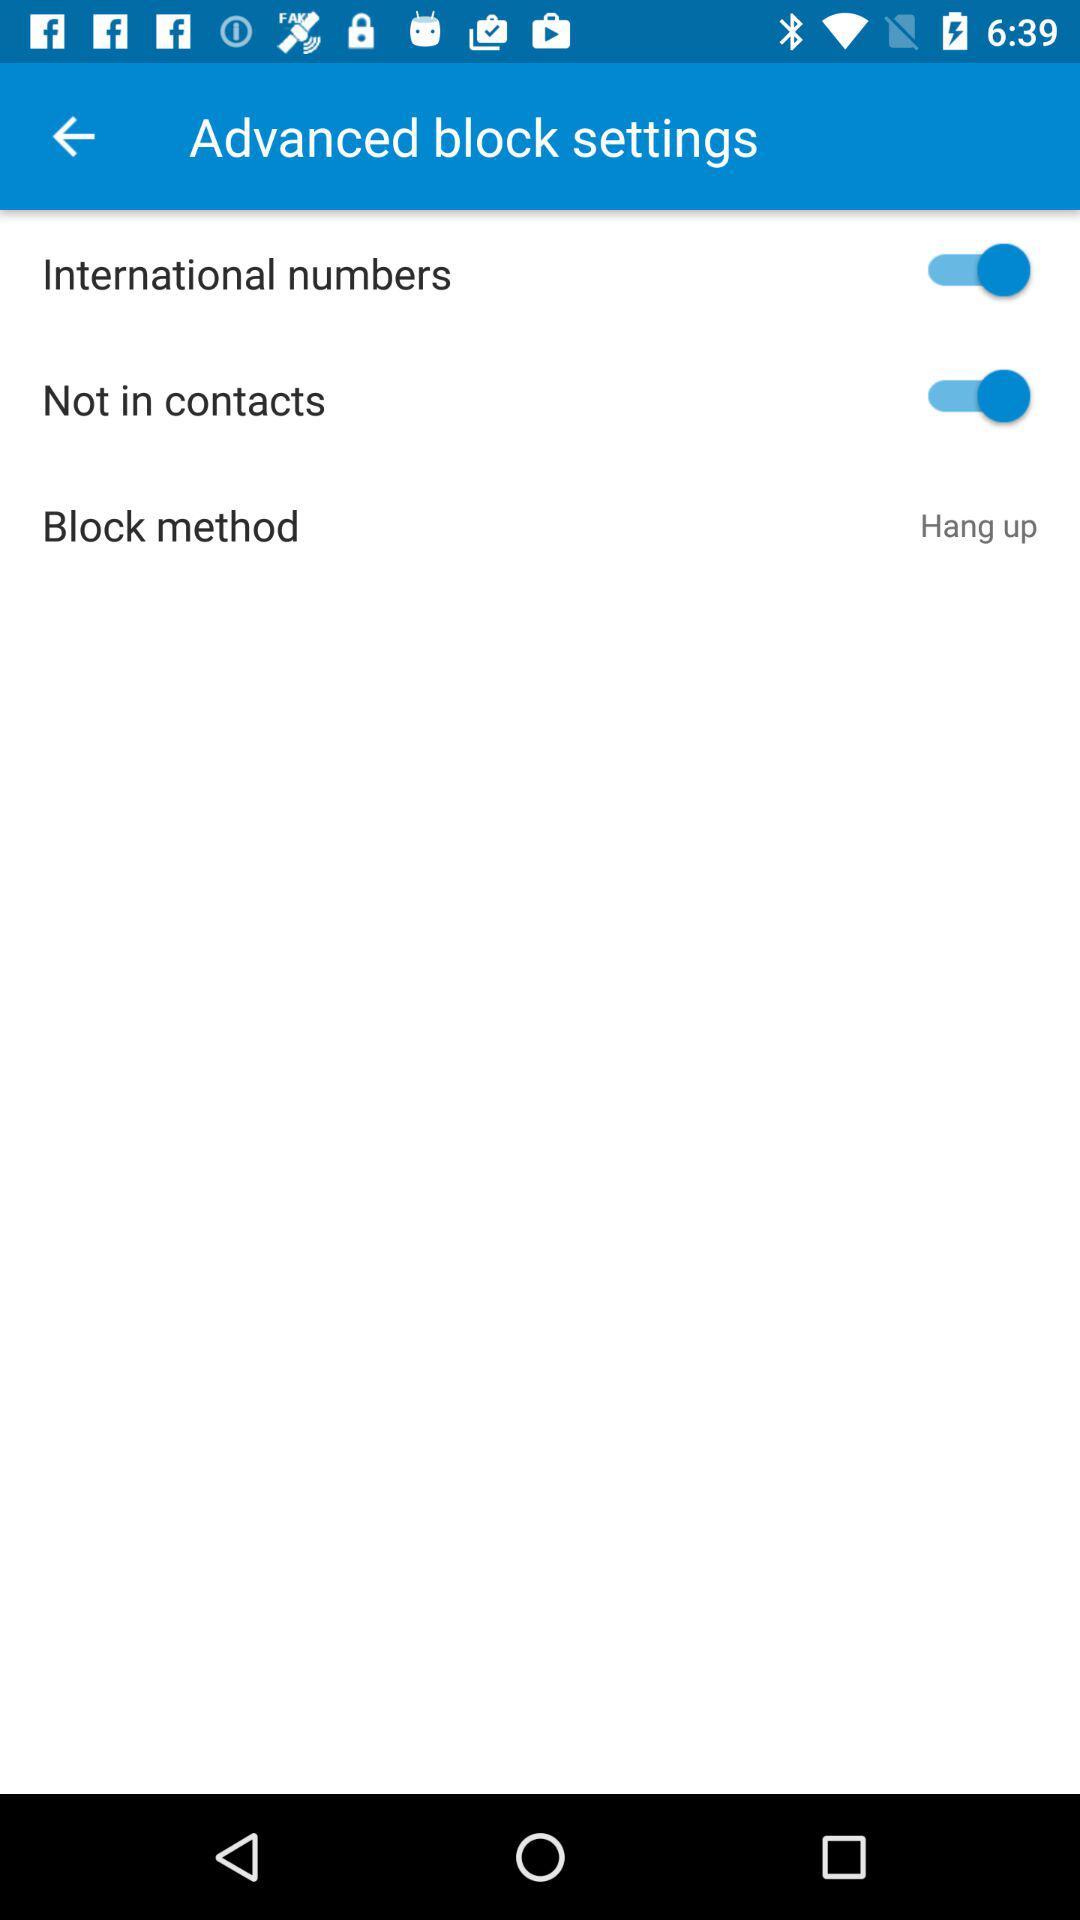 This screenshot has width=1080, height=1920. Describe the element at coordinates (72, 135) in the screenshot. I see `item above the international numbers icon` at that location.